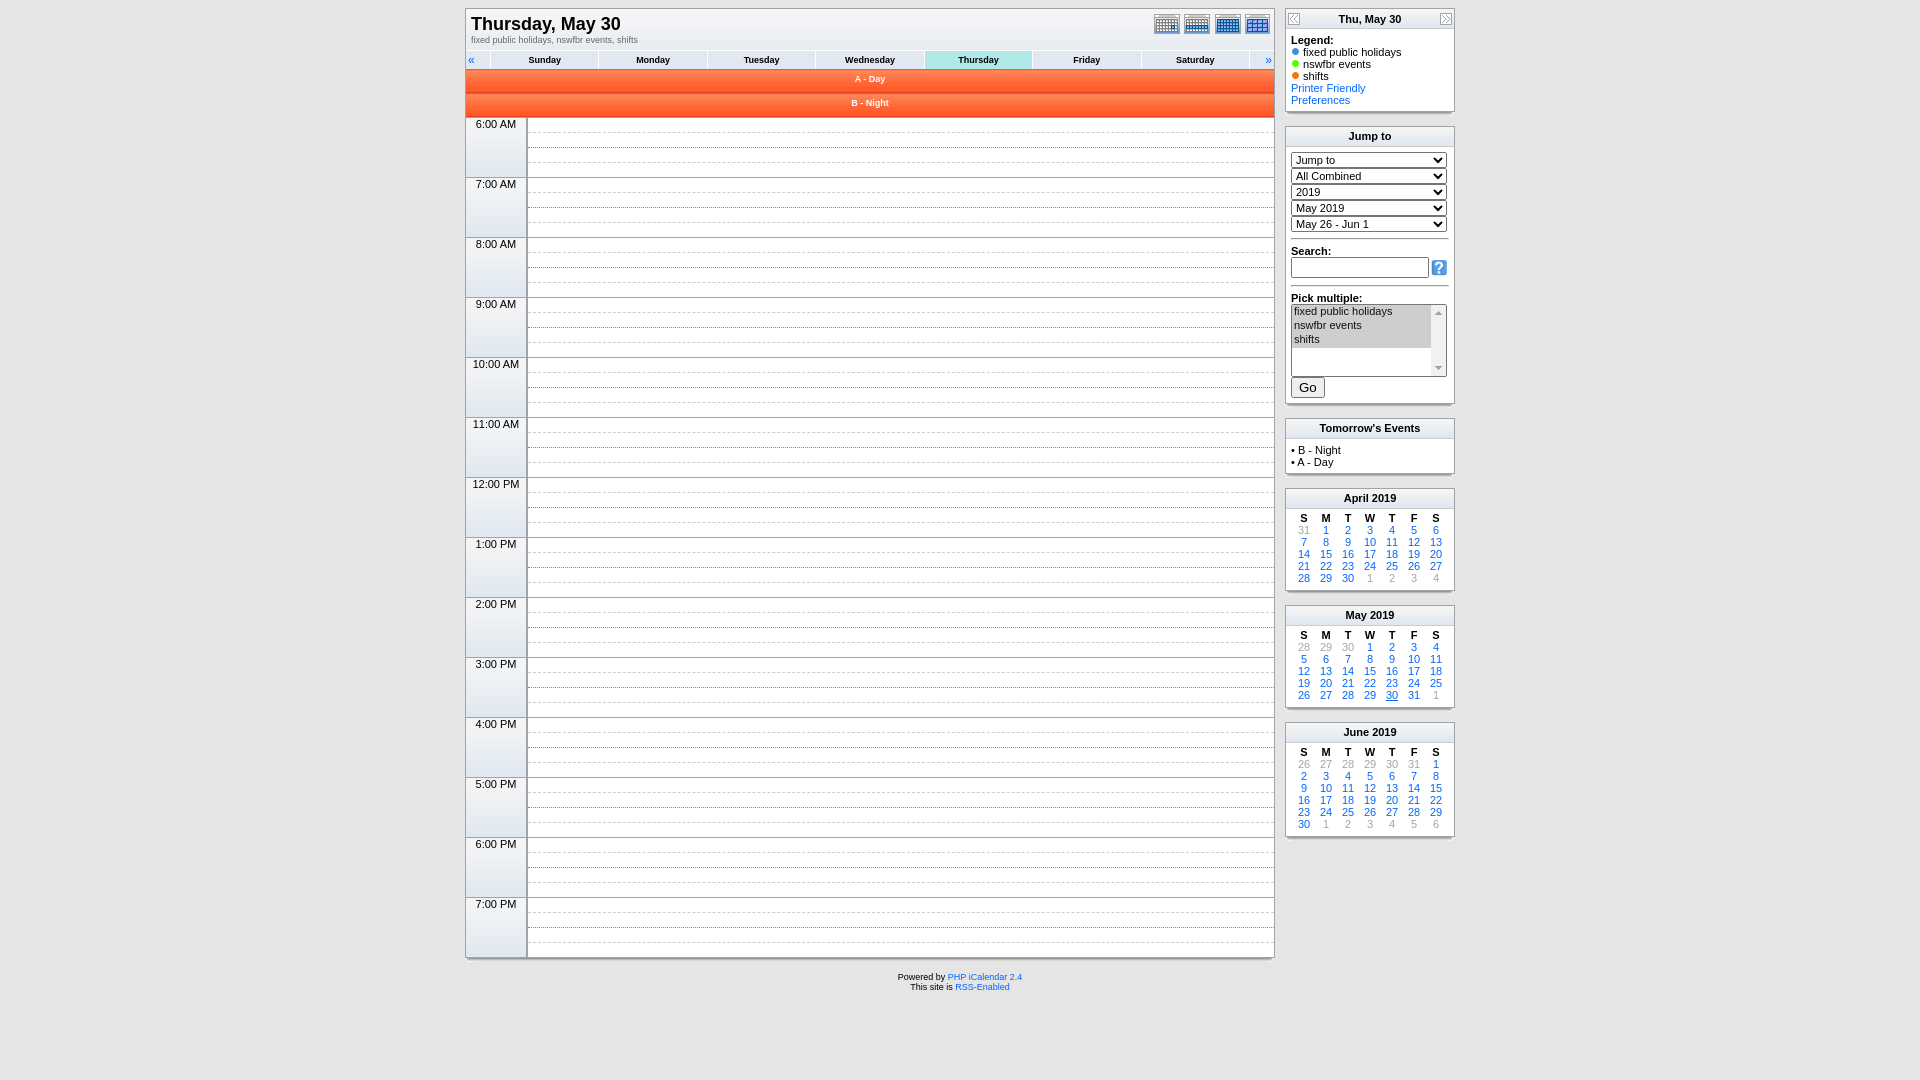  What do you see at coordinates (652, 59) in the screenshot?
I see `'Monday'` at bounding box center [652, 59].